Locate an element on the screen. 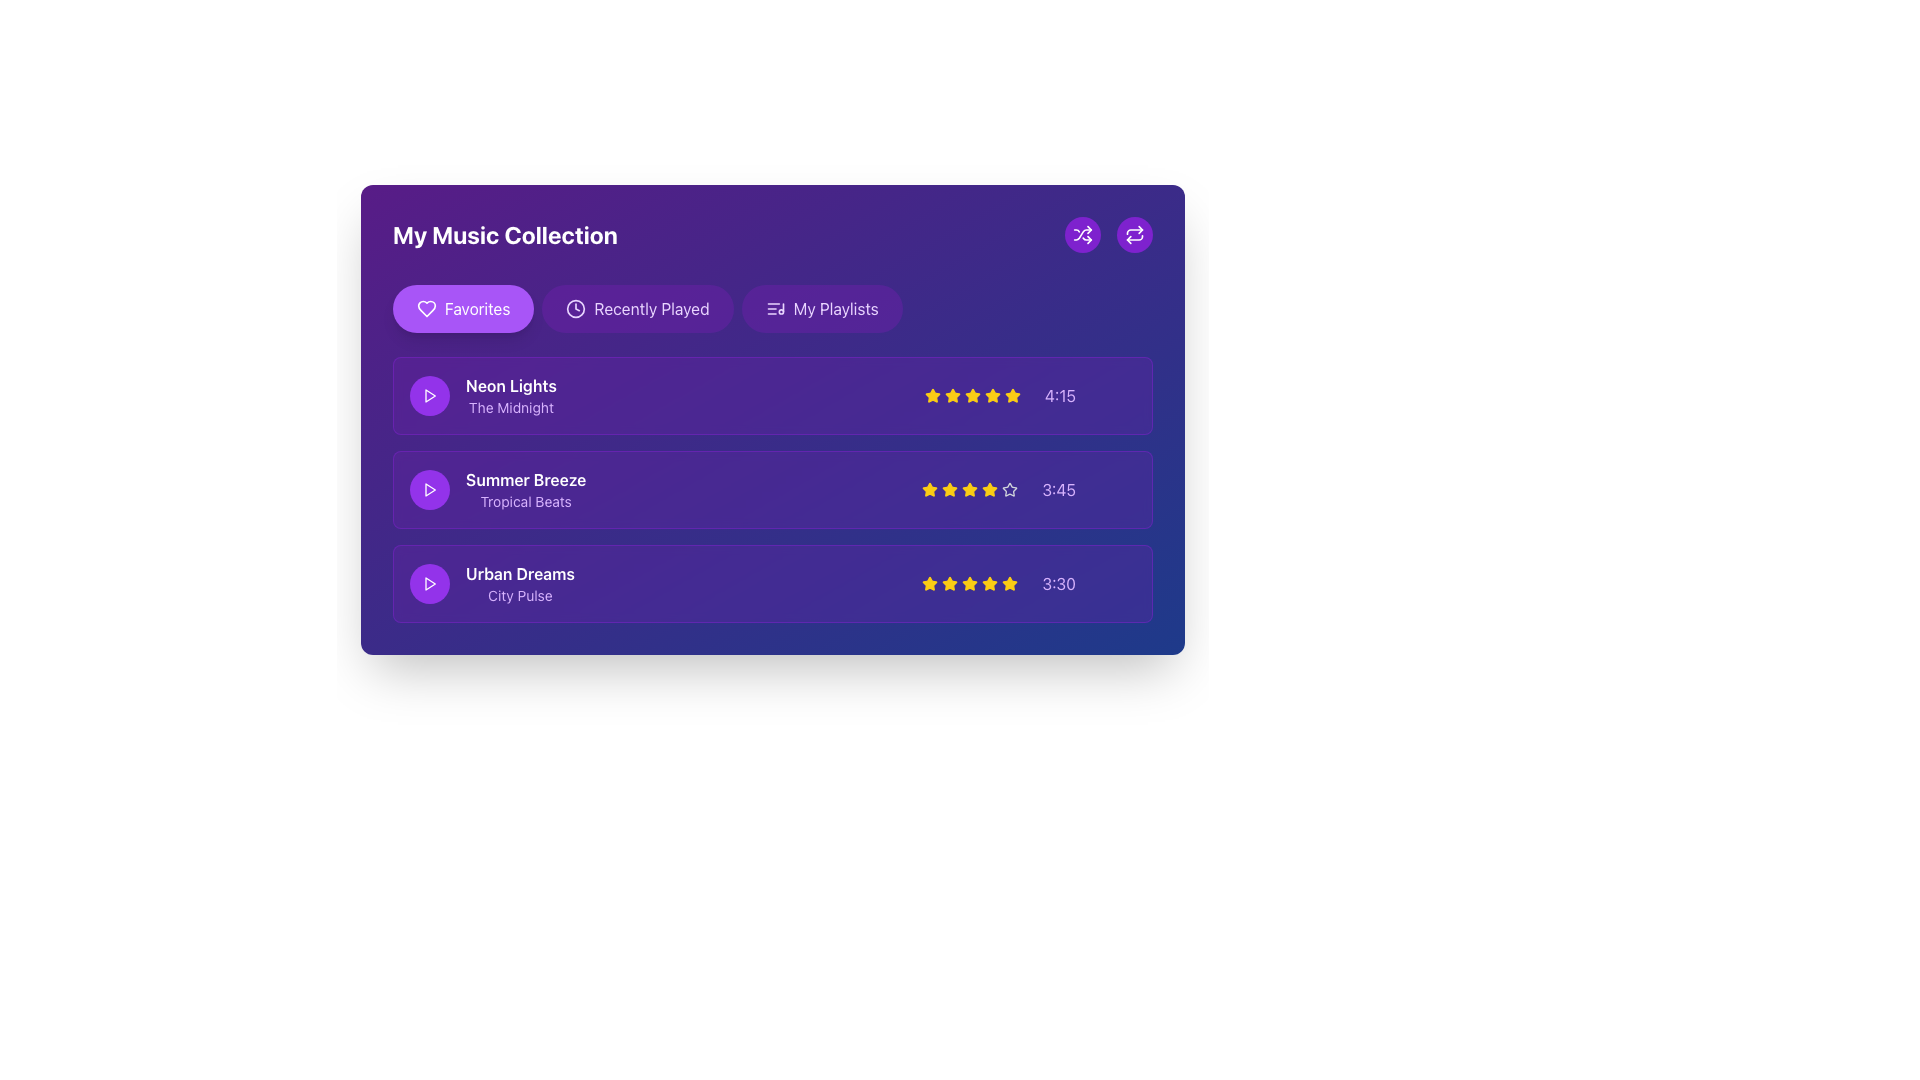 The width and height of the screenshot is (1920, 1080). the 'Summer Breeze' text display, which is styled with bold white font and a purple-tinted background is located at coordinates (498, 489).